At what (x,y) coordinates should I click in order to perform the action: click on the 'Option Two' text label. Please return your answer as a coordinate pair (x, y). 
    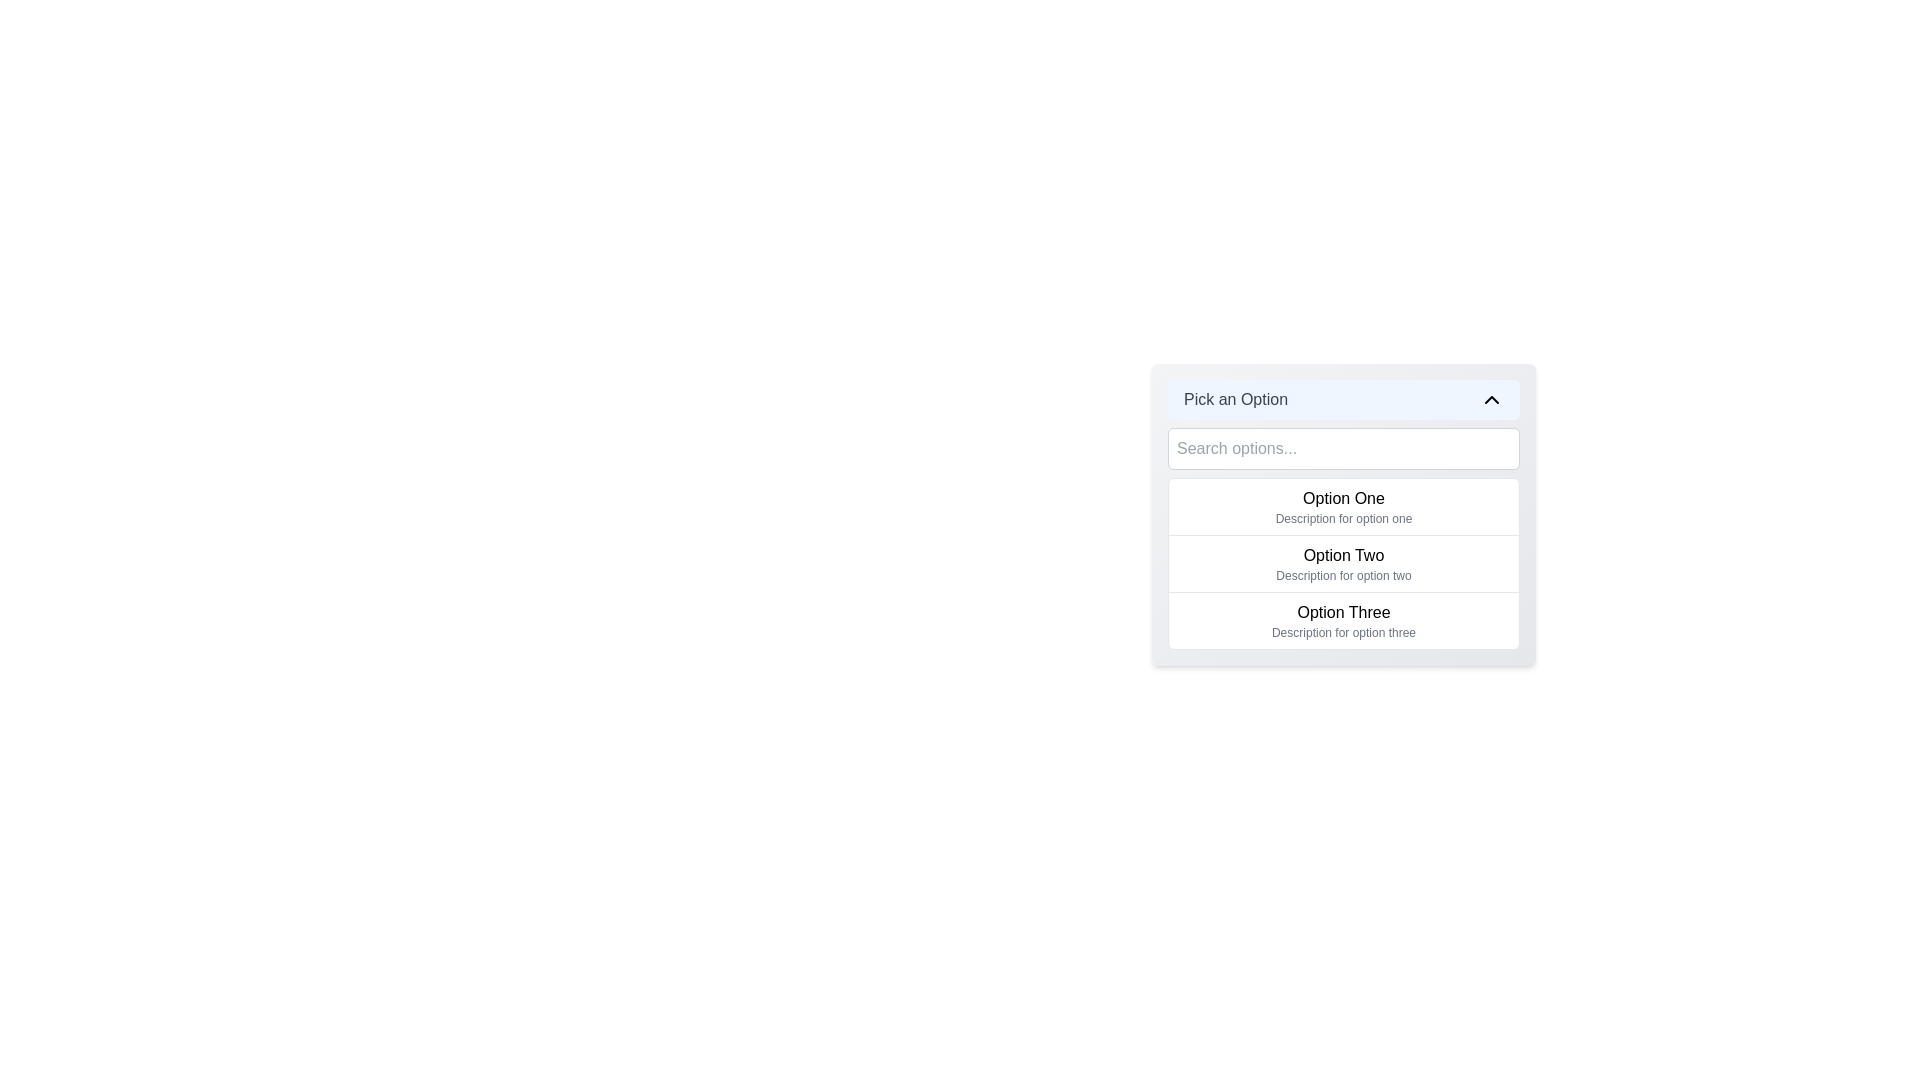
    Looking at the image, I should click on (1344, 555).